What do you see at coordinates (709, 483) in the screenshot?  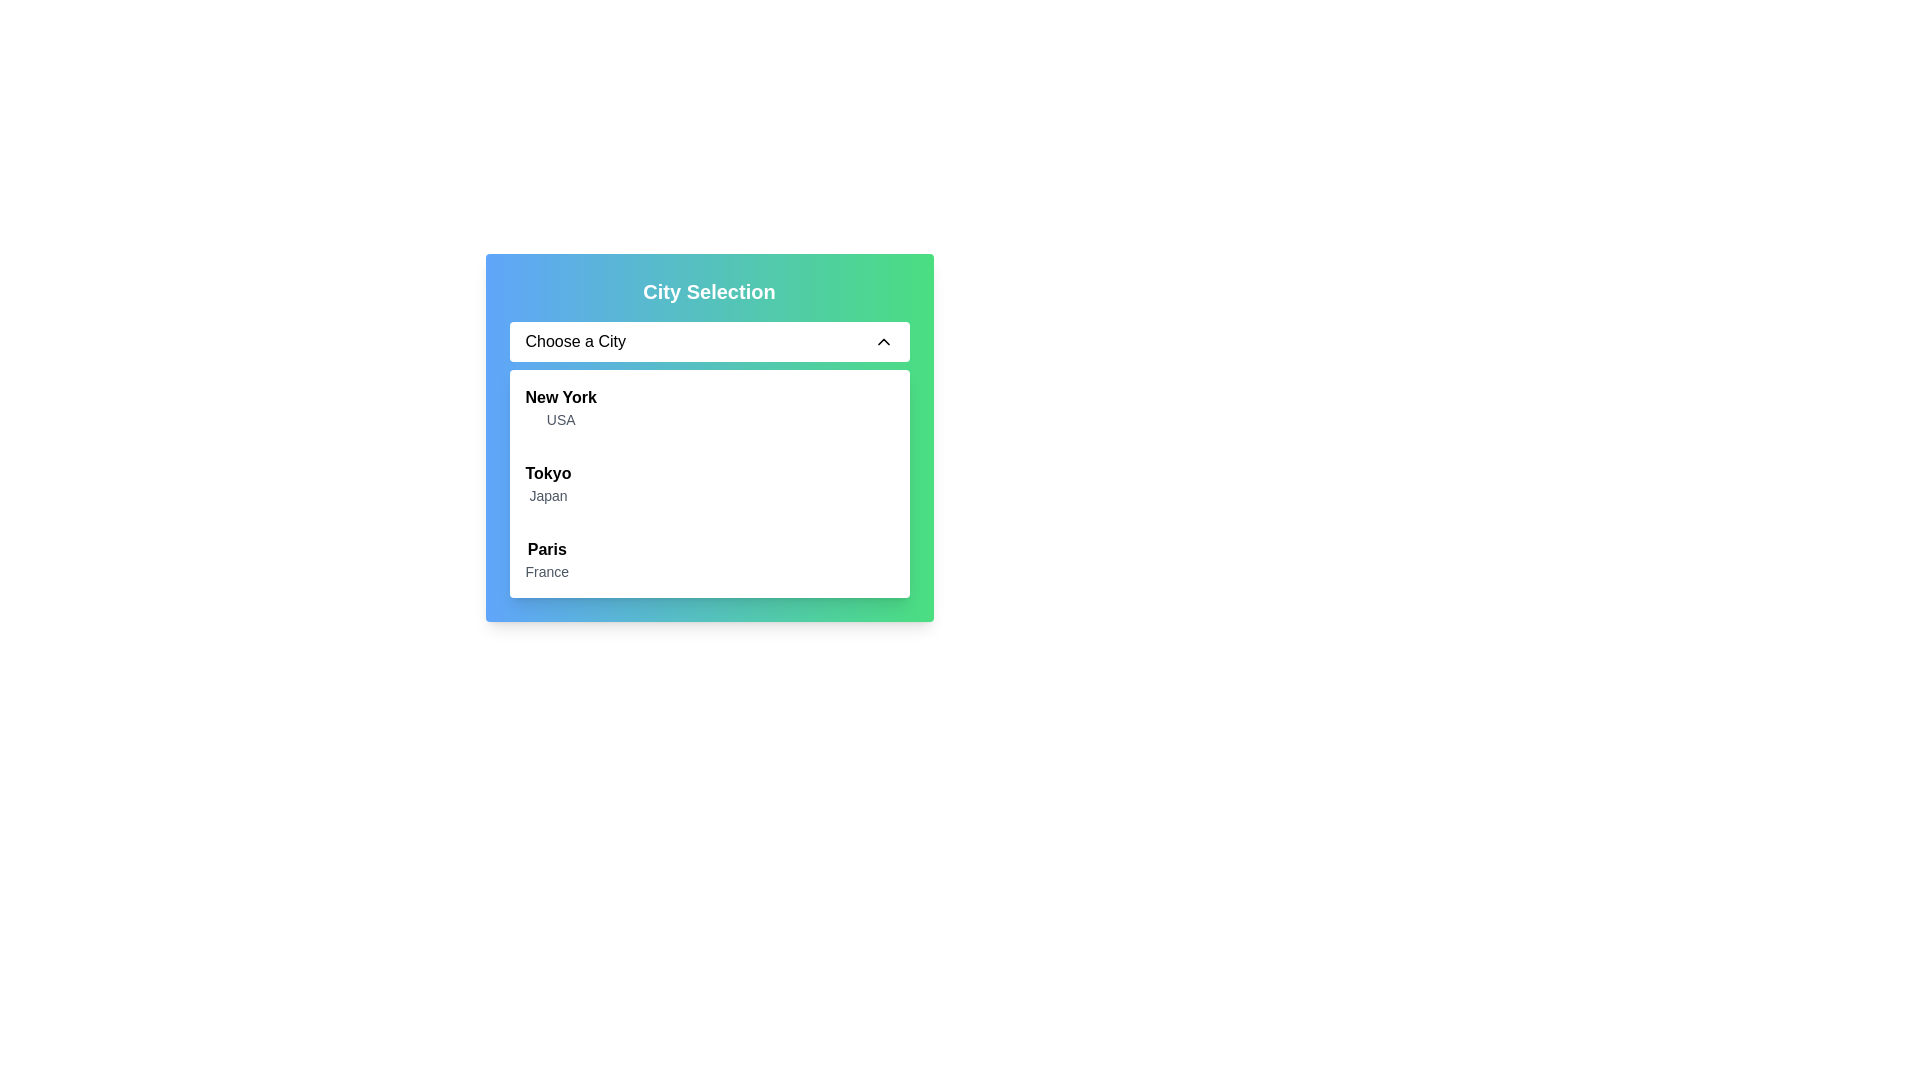 I see `the second item in the dropdown menu labeled 'Tokyo' under the 'Choose a City' selector` at bounding box center [709, 483].